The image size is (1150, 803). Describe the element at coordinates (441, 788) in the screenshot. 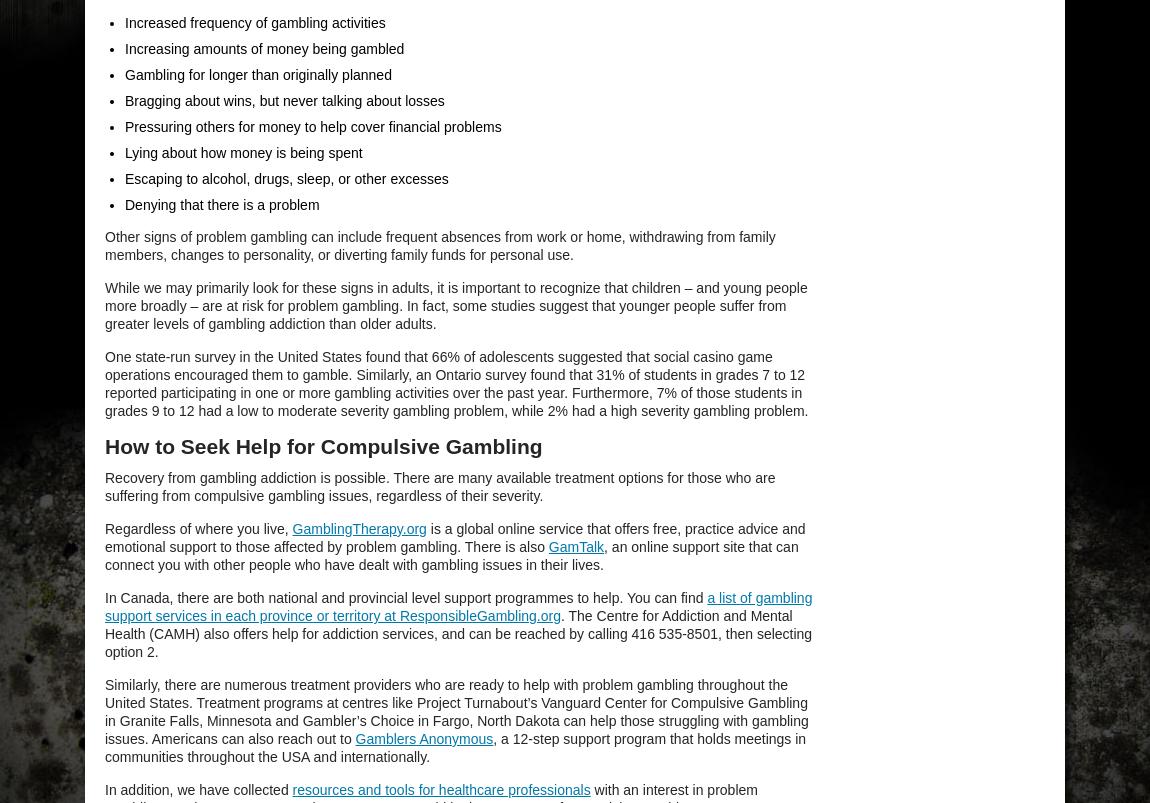

I see `'resources and tools for healthcare professionals'` at that location.